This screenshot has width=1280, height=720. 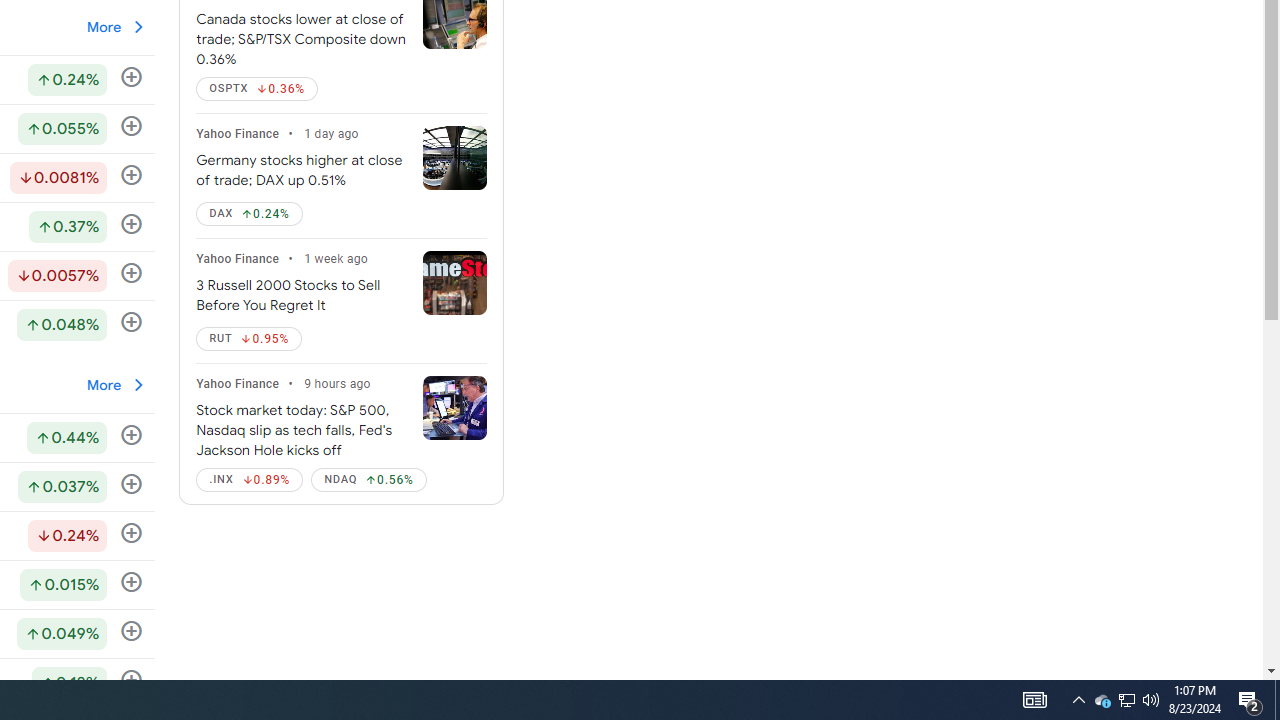 I want to click on 'More', so click(x=116, y=384).